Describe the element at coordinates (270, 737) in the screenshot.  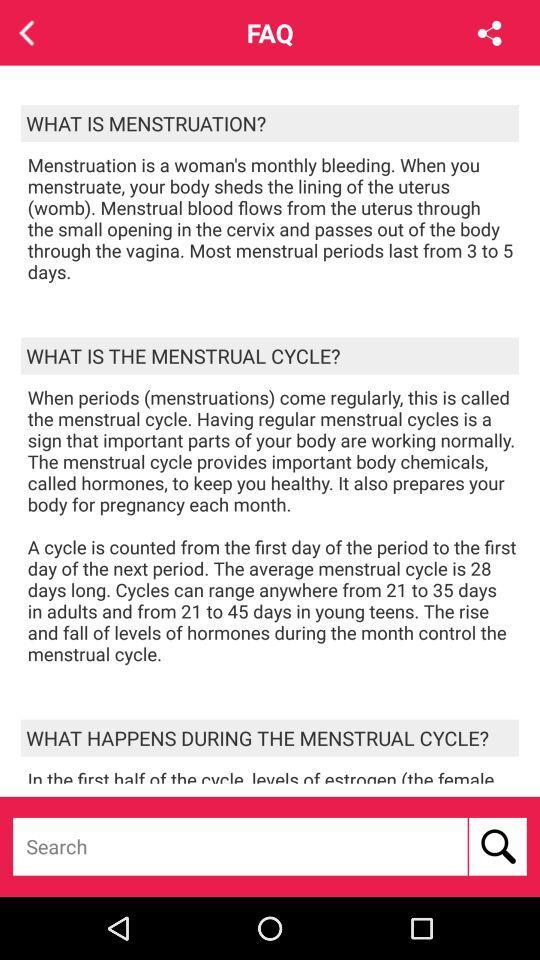
I see `the what happens during app` at that location.